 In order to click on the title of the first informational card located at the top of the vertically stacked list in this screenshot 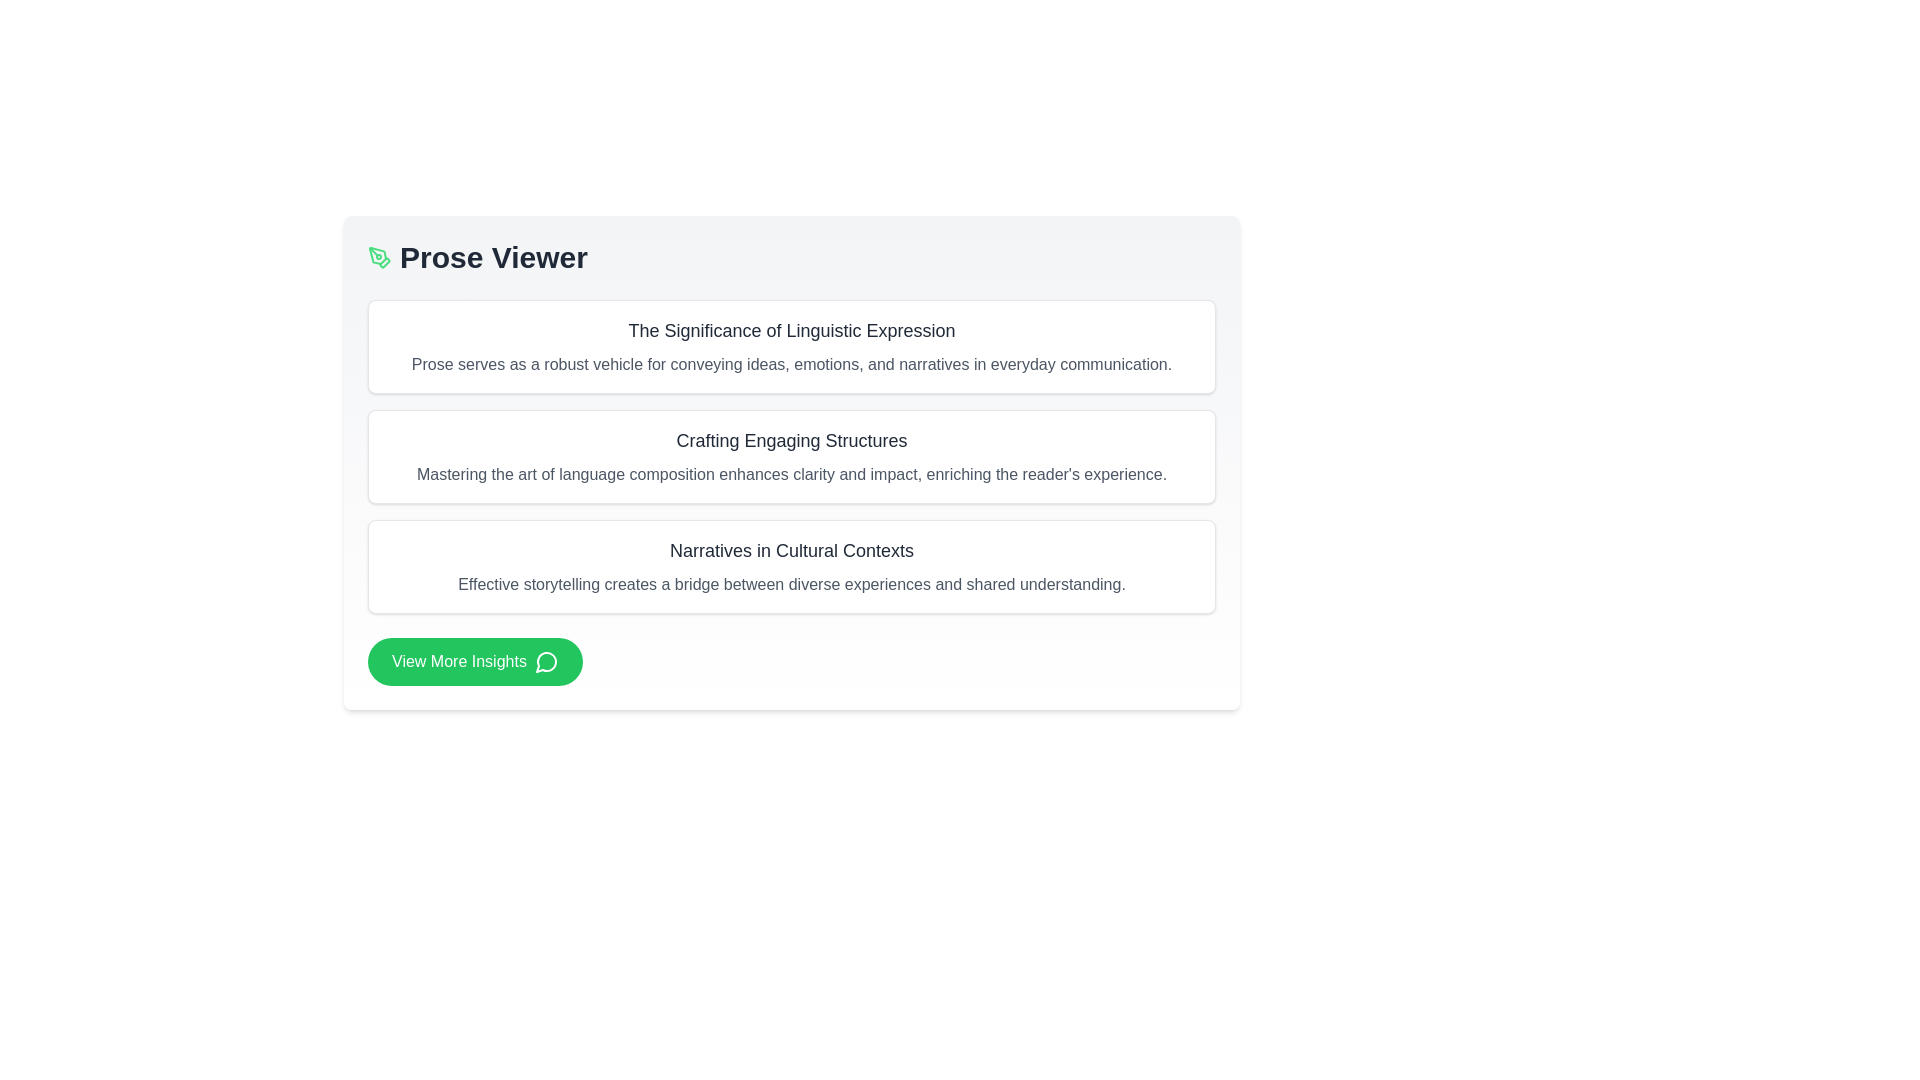, I will do `click(791, 346)`.